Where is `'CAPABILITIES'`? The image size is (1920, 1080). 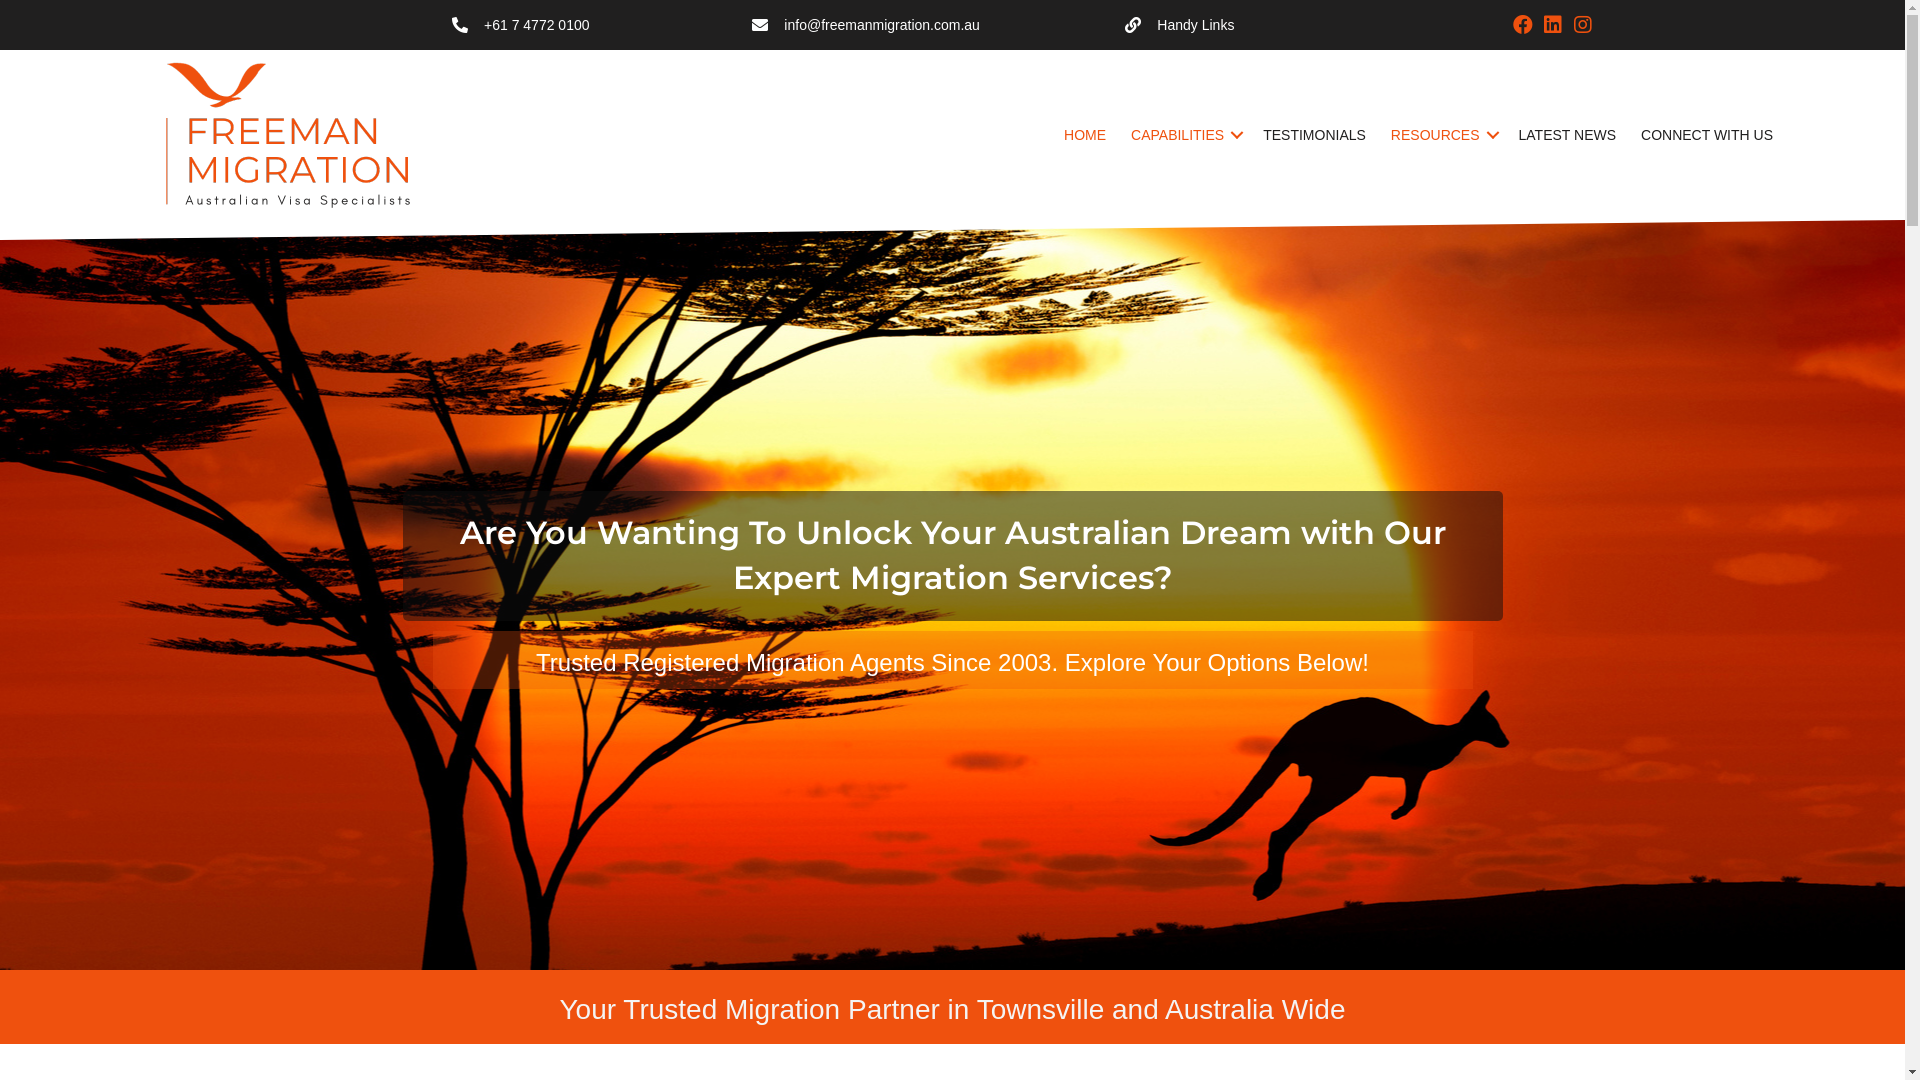 'CAPABILITIES' is located at coordinates (1184, 135).